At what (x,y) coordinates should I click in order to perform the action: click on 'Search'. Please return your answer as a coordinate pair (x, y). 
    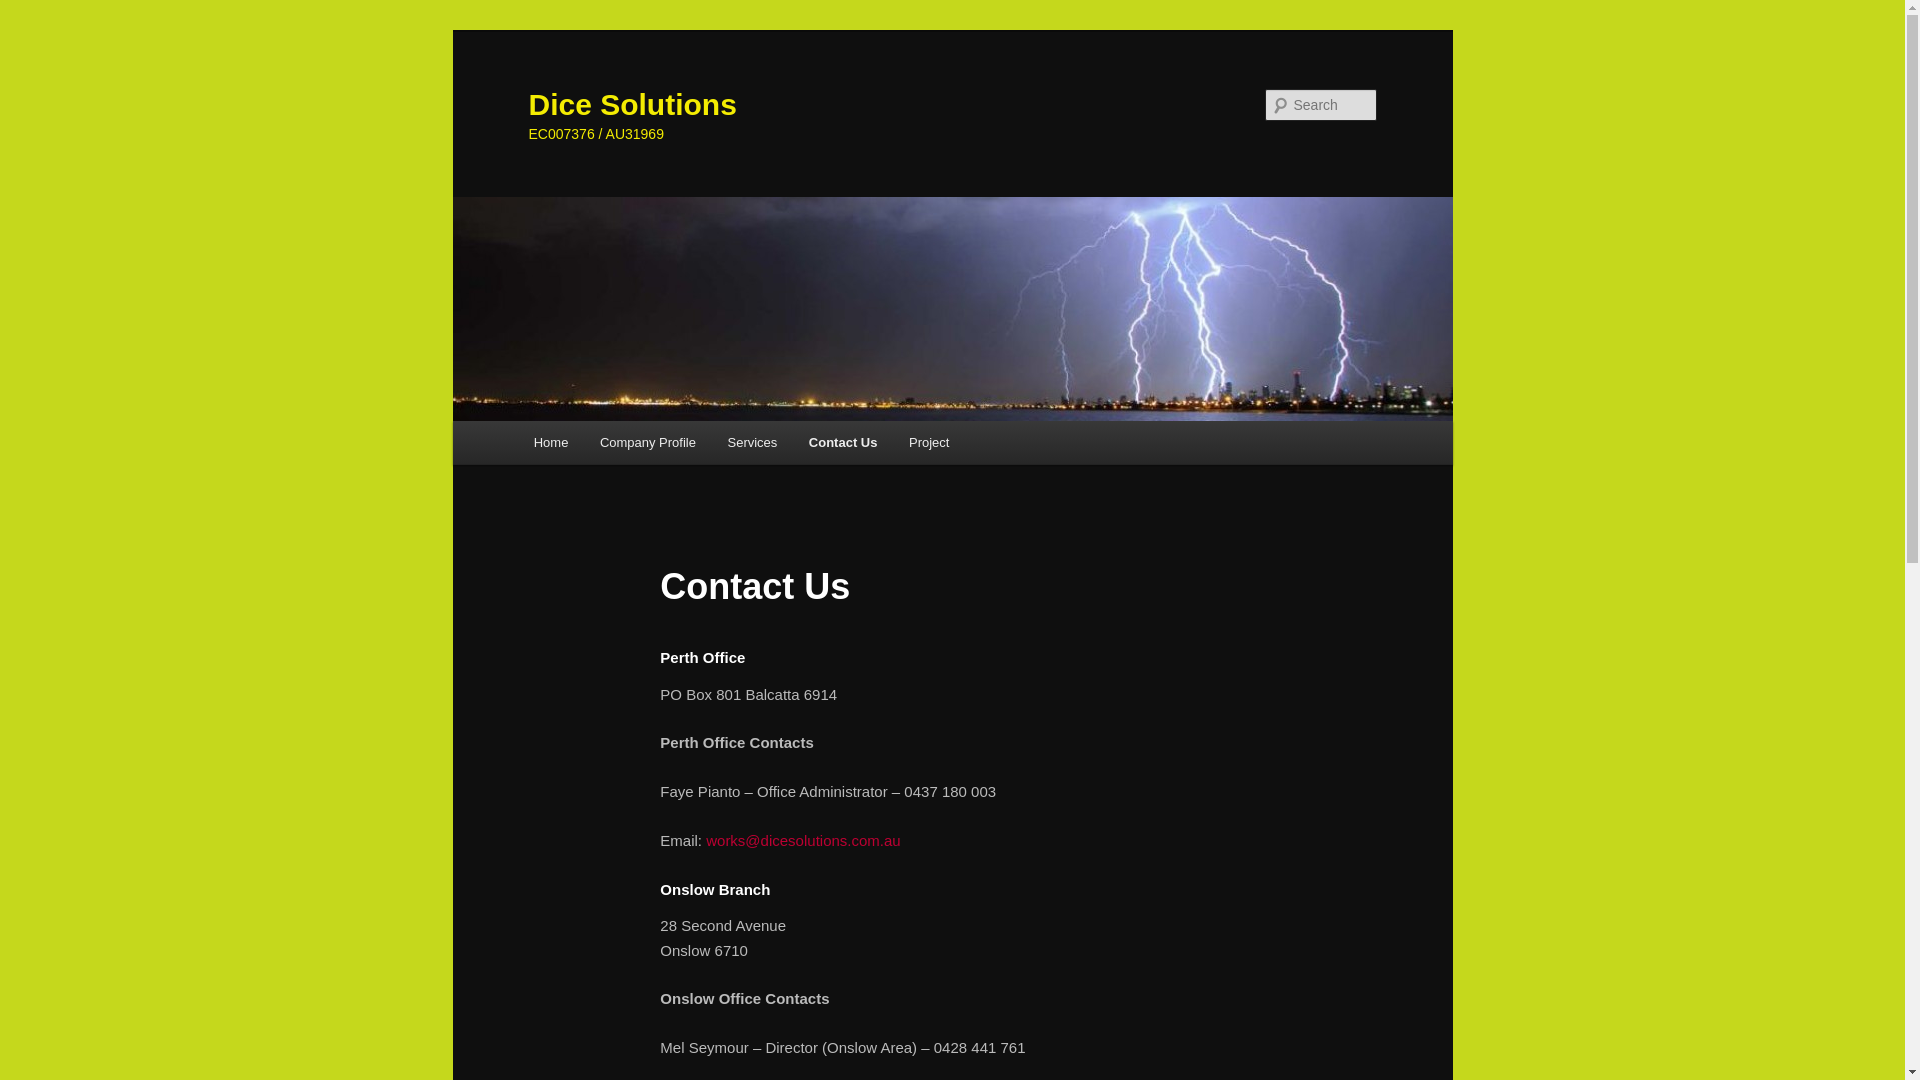
    Looking at the image, I should click on (32, 11).